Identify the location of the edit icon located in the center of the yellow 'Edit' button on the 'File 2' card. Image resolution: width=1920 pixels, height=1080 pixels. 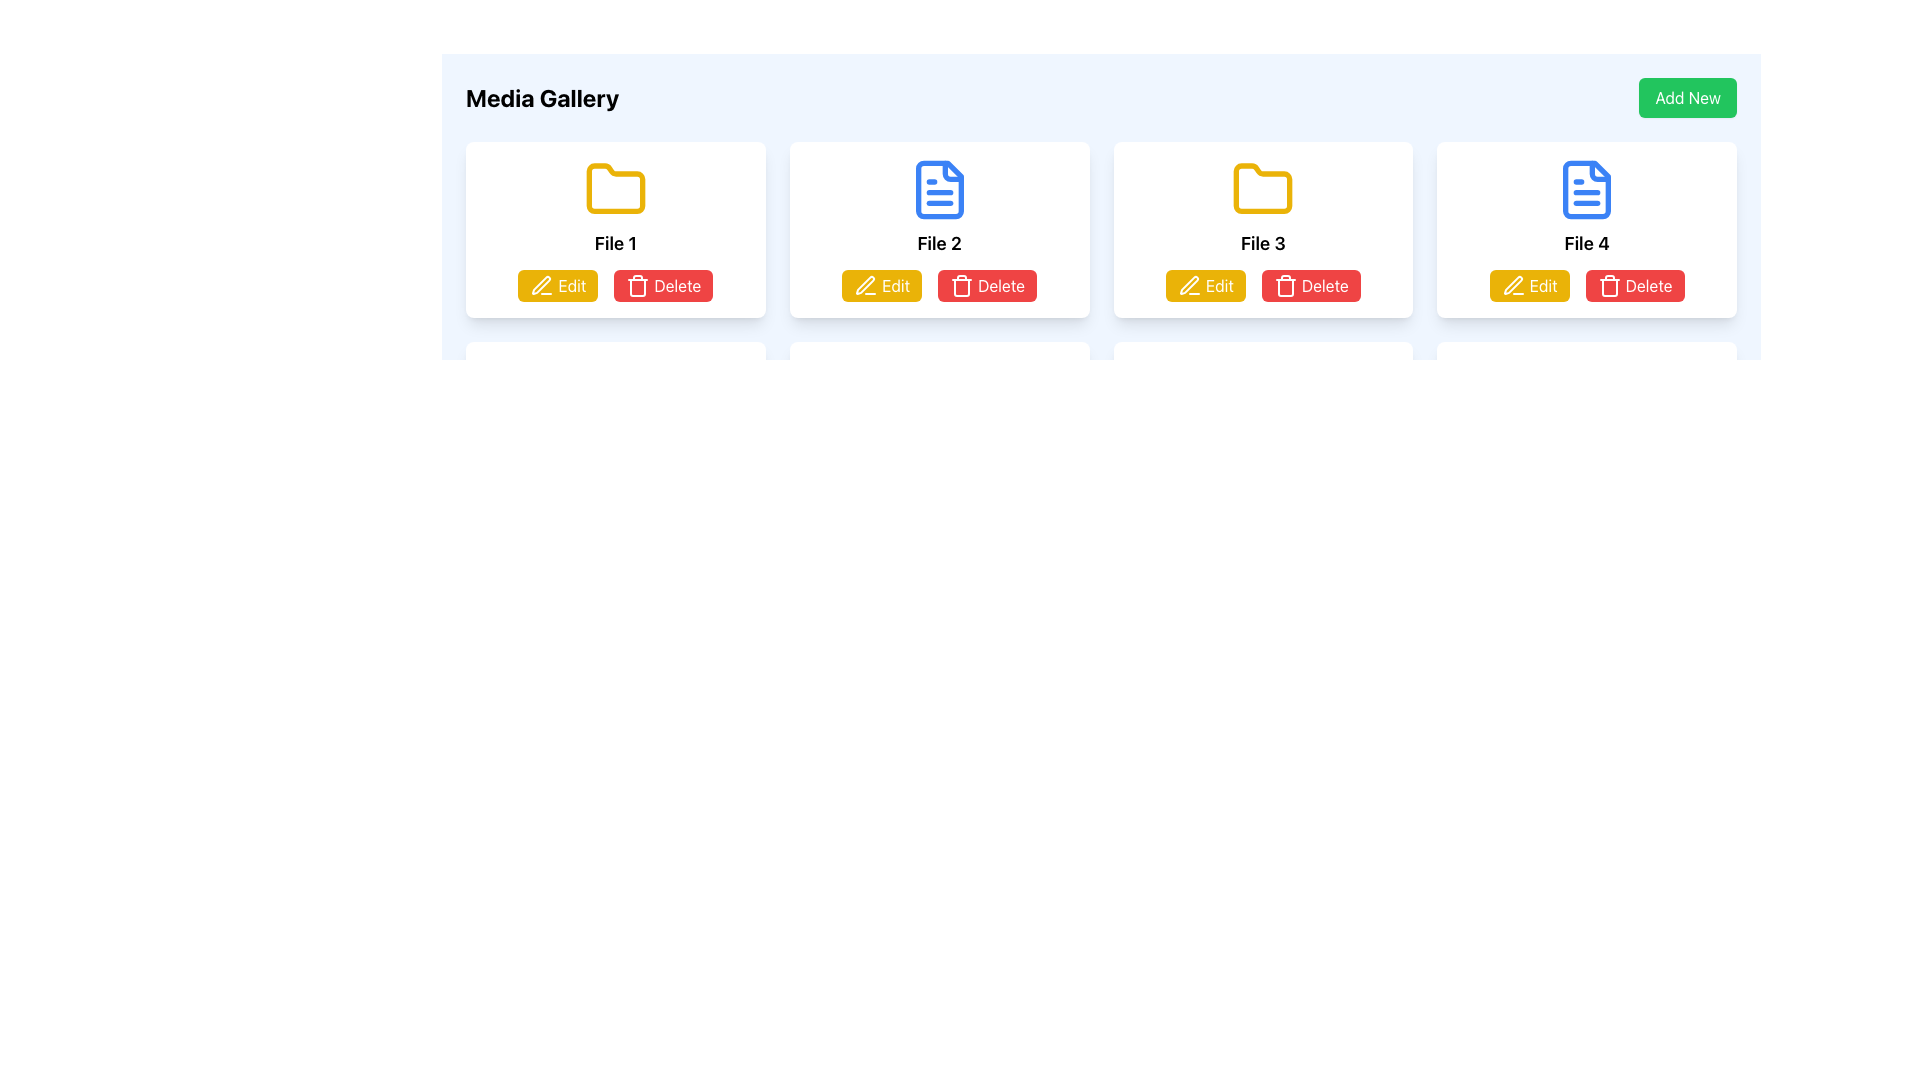
(866, 285).